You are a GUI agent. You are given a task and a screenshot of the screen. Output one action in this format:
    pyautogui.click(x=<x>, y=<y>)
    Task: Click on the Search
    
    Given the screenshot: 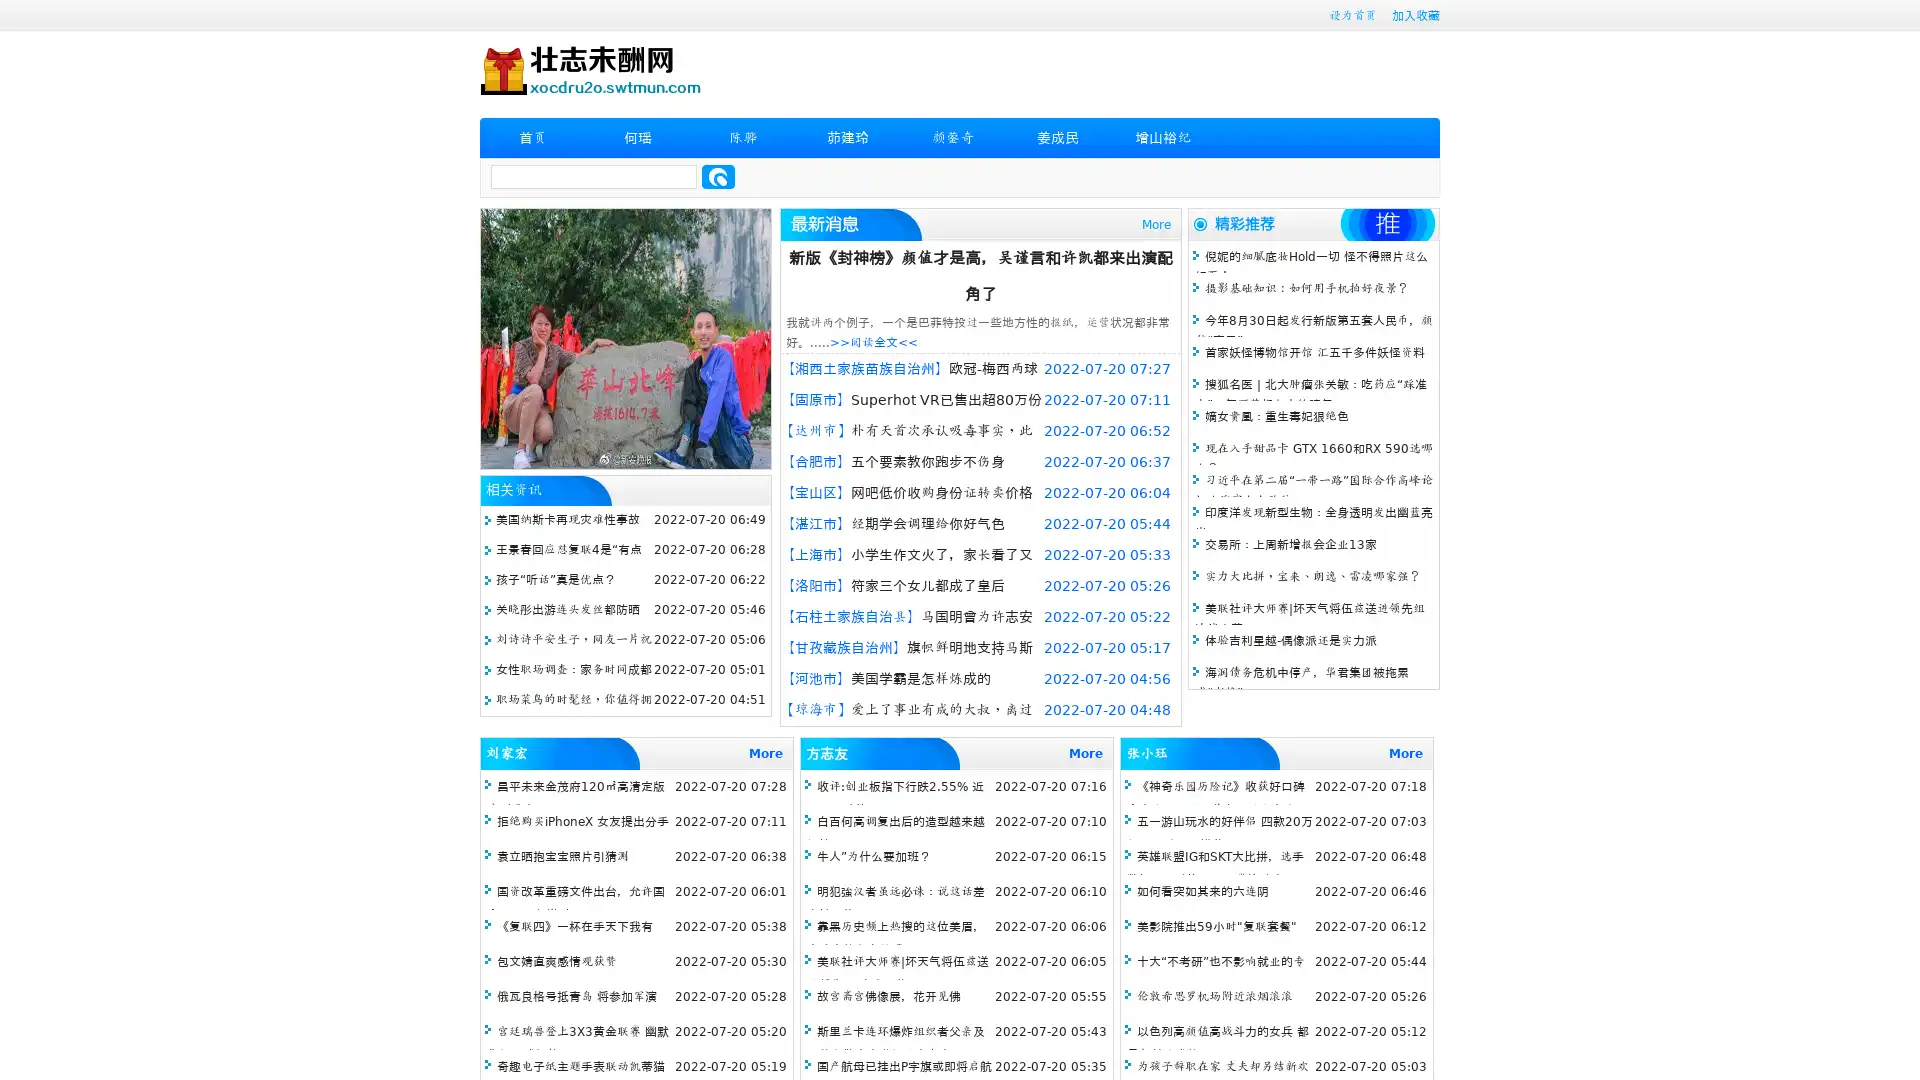 What is the action you would take?
    pyautogui.click(x=718, y=176)
    